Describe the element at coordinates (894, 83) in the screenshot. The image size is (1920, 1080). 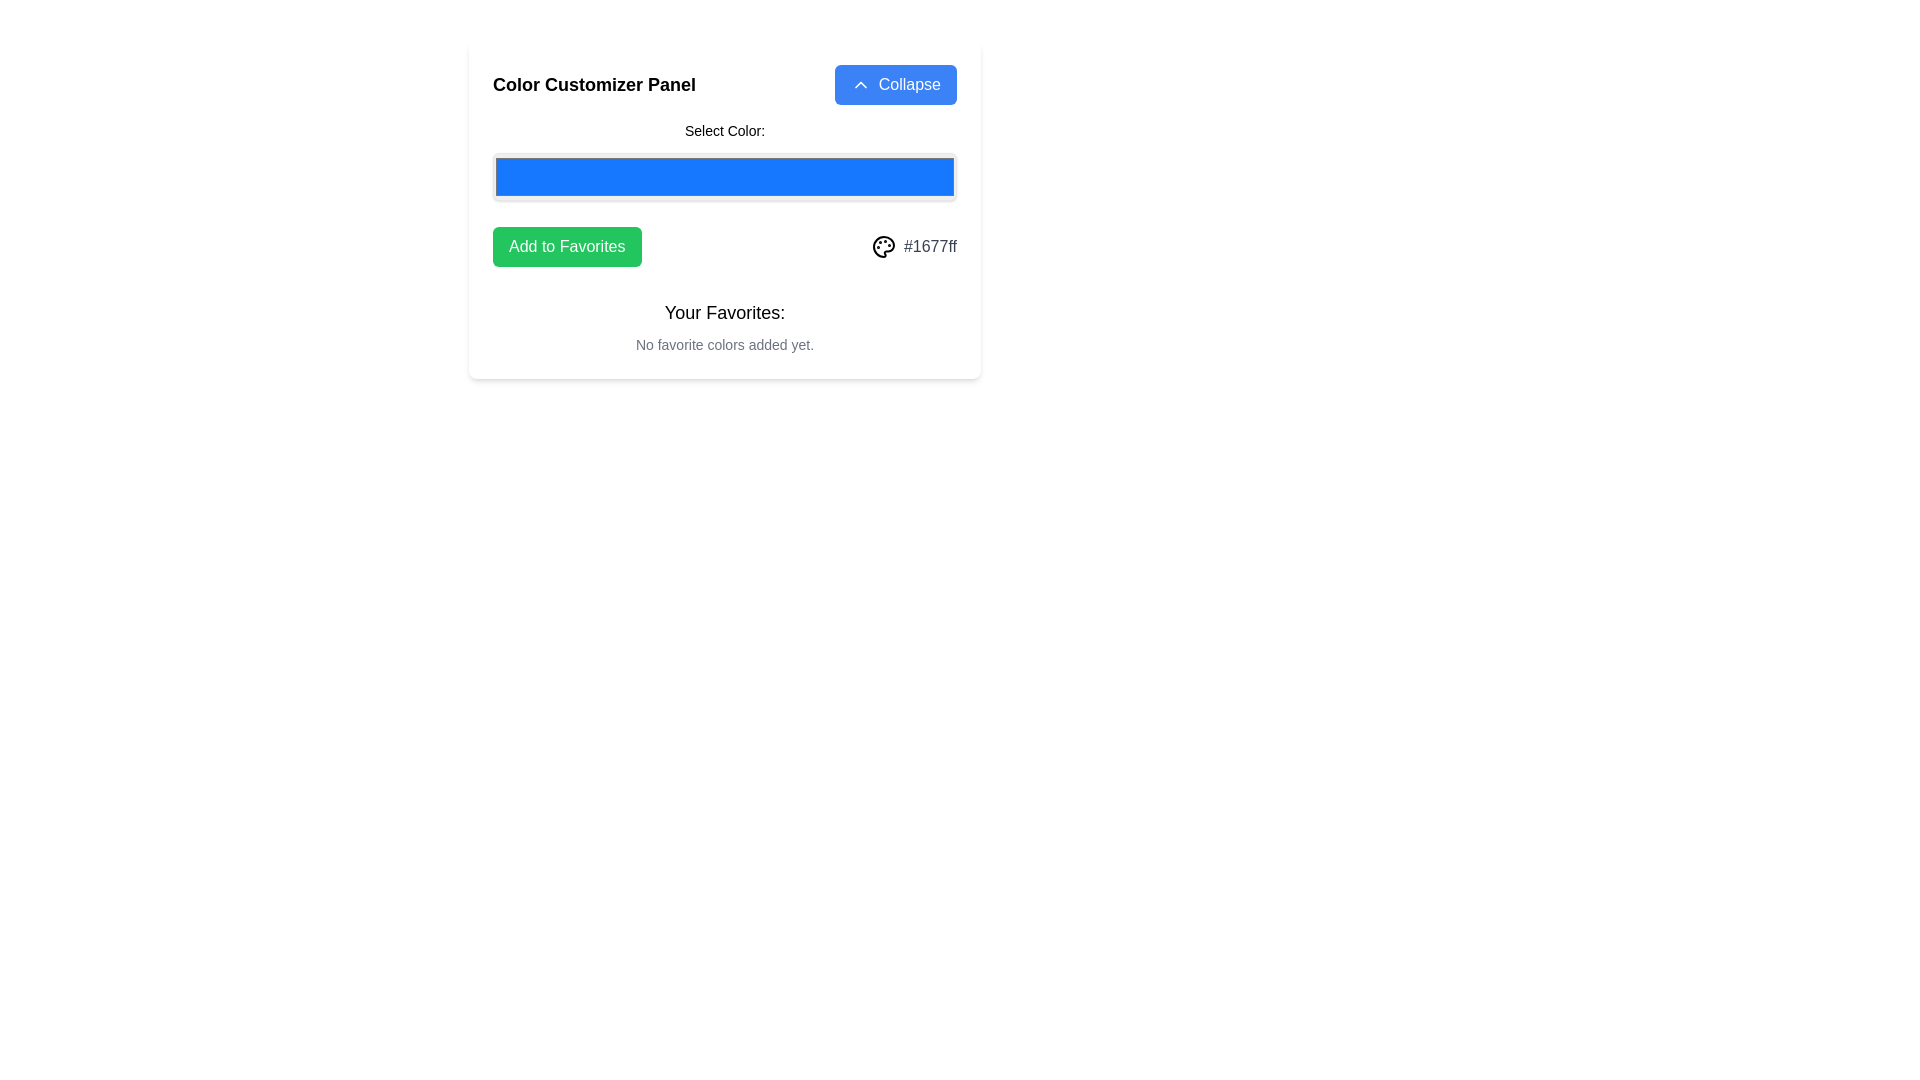
I see `the 'Collapse' button with a blue background and upward arrow icon located in the top-right corner of the 'Color Customizer Panel'` at that location.